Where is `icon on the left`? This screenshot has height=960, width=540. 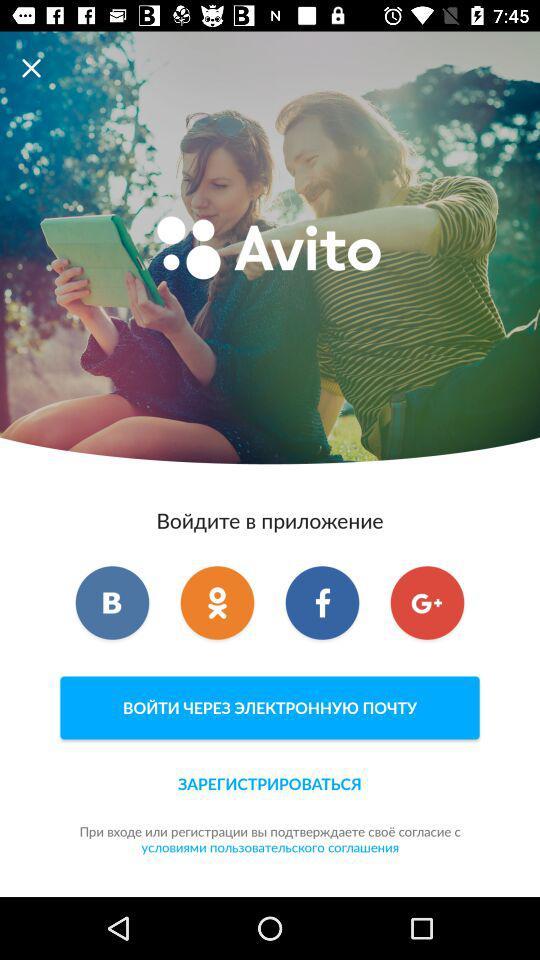 icon on the left is located at coordinates (112, 601).